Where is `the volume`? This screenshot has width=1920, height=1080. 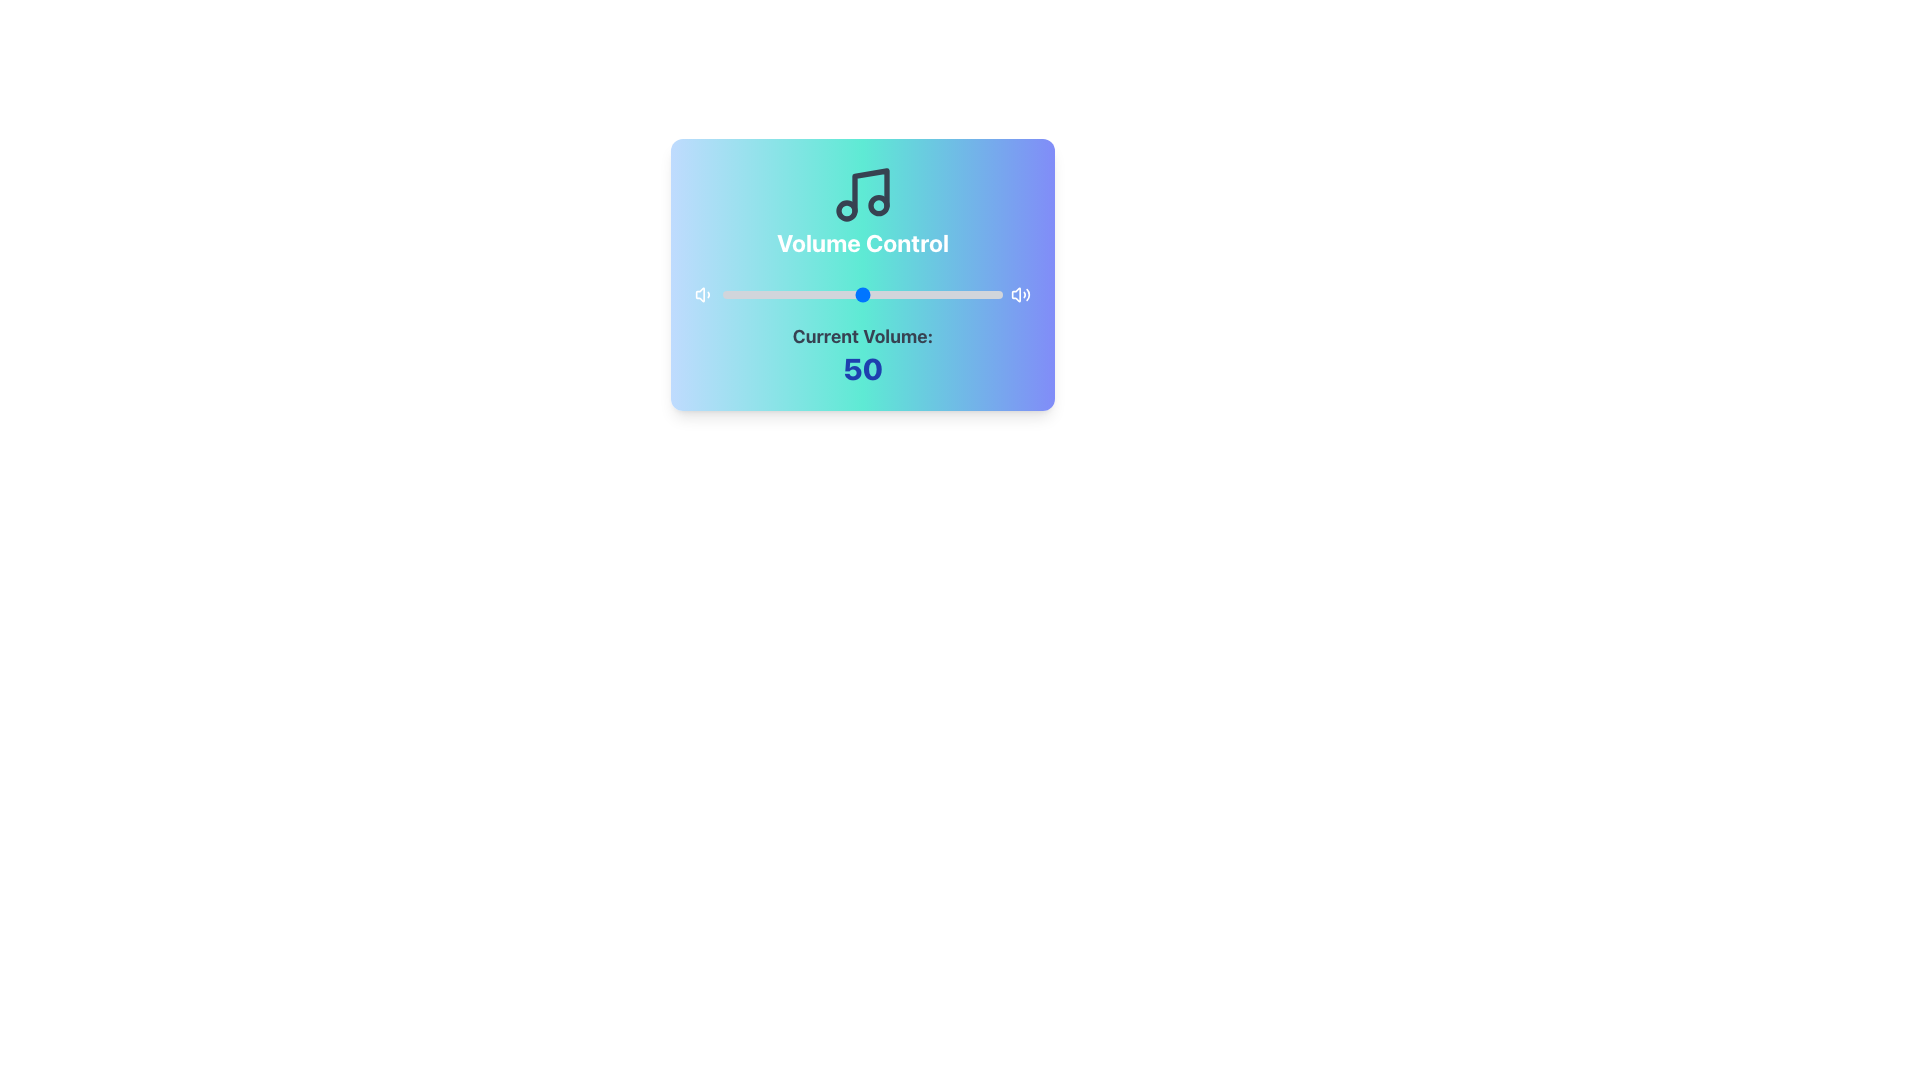 the volume is located at coordinates (963, 294).